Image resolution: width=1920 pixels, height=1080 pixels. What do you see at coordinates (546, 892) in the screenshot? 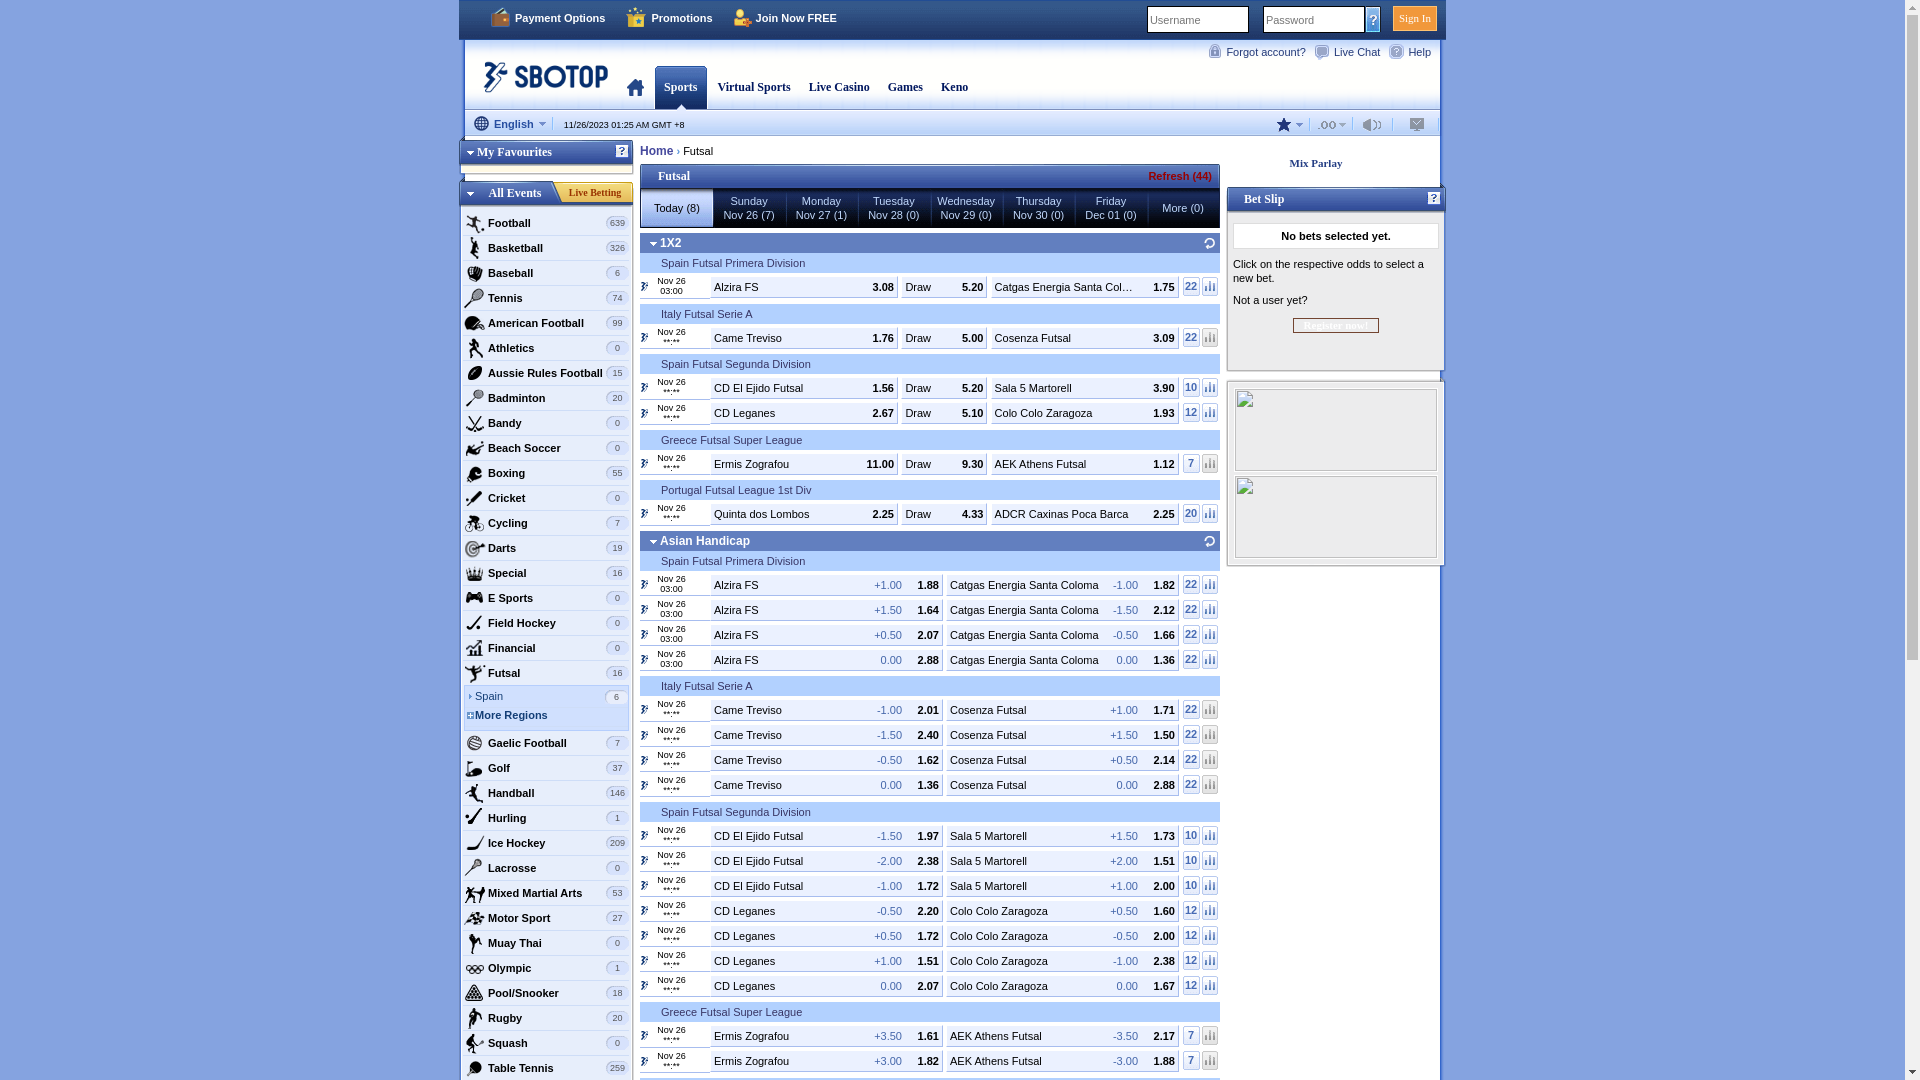
I see `'Mixed Martial Arts` at bounding box center [546, 892].